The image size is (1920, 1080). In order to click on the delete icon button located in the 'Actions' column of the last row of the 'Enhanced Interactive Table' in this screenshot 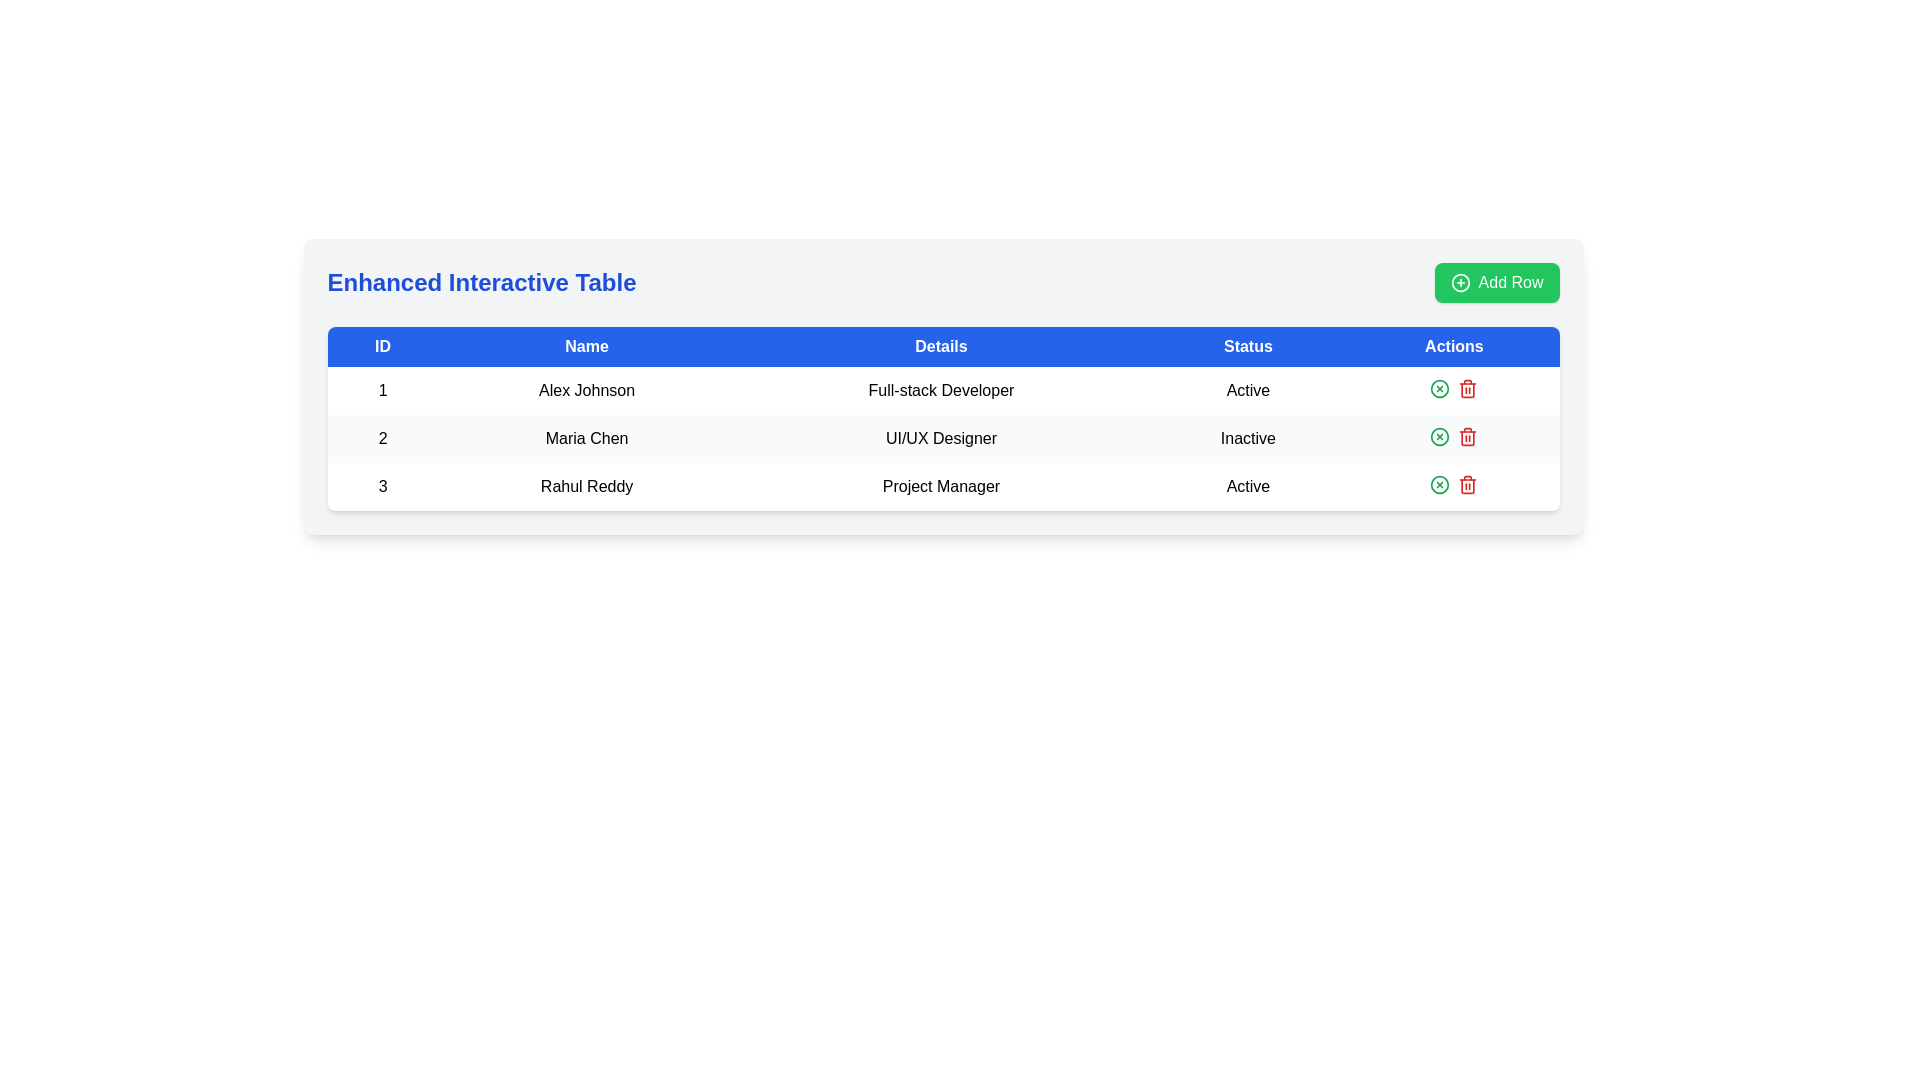, I will do `click(1468, 437)`.